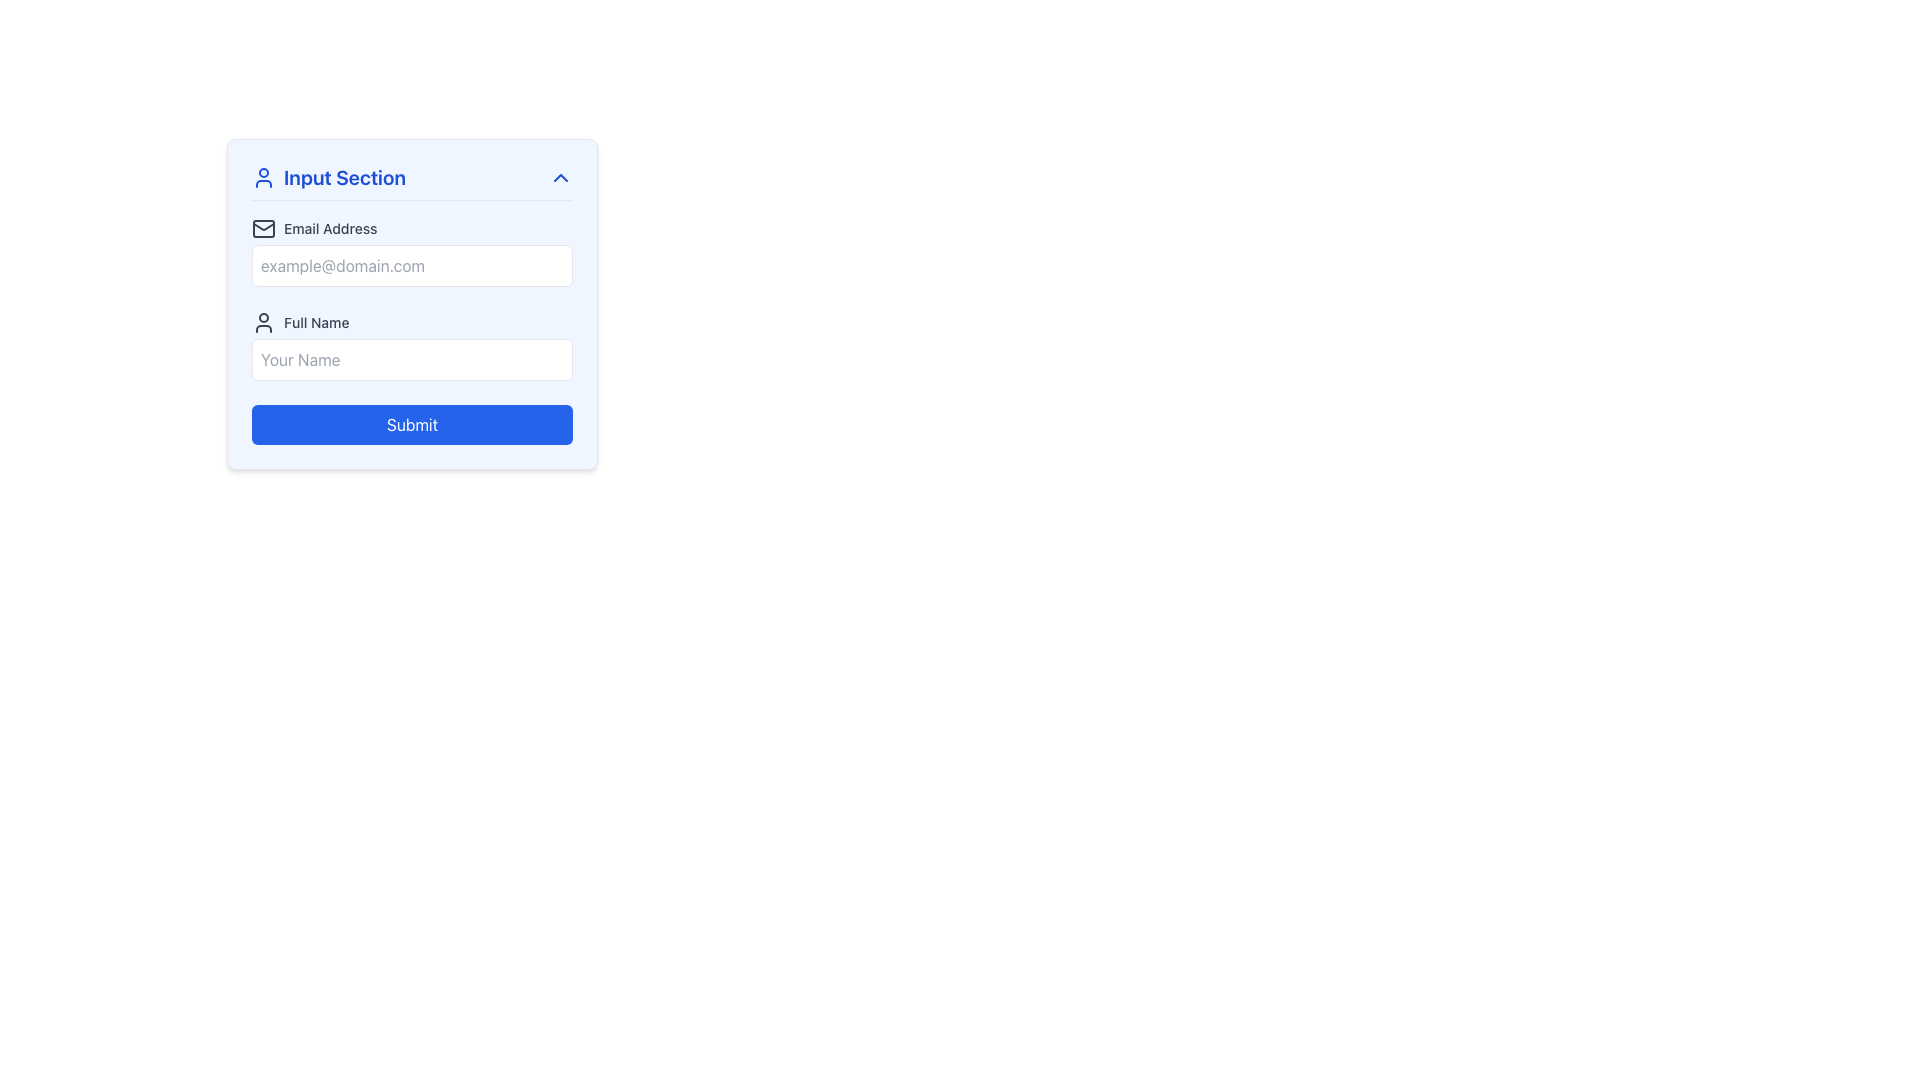 This screenshot has width=1920, height=1080. What do you see at coordinates (263, 176) in the screenshot?
I see `the user profile icon styled in blue, located to the left of the 'Input Section' text in the header` at bounding box center [263, 176].